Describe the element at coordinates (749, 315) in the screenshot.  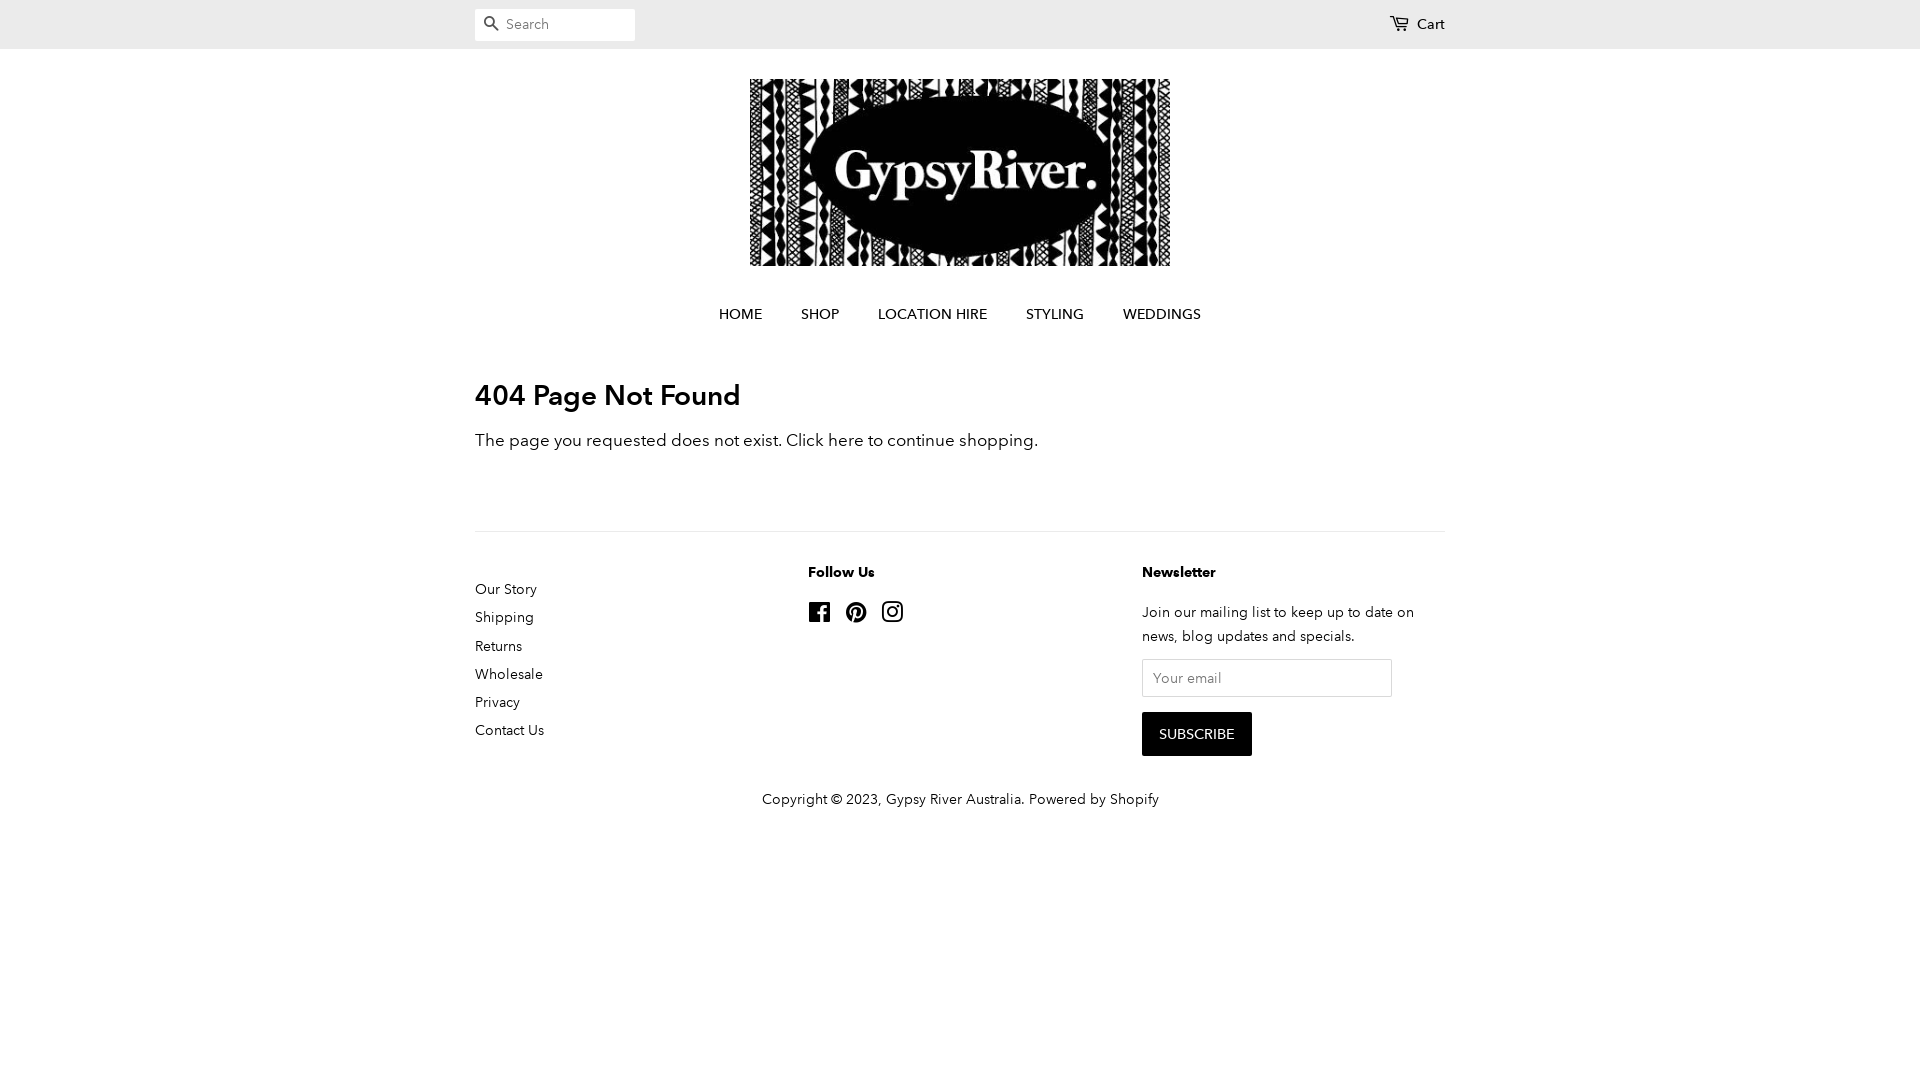
I see `'HOME'` at that location.